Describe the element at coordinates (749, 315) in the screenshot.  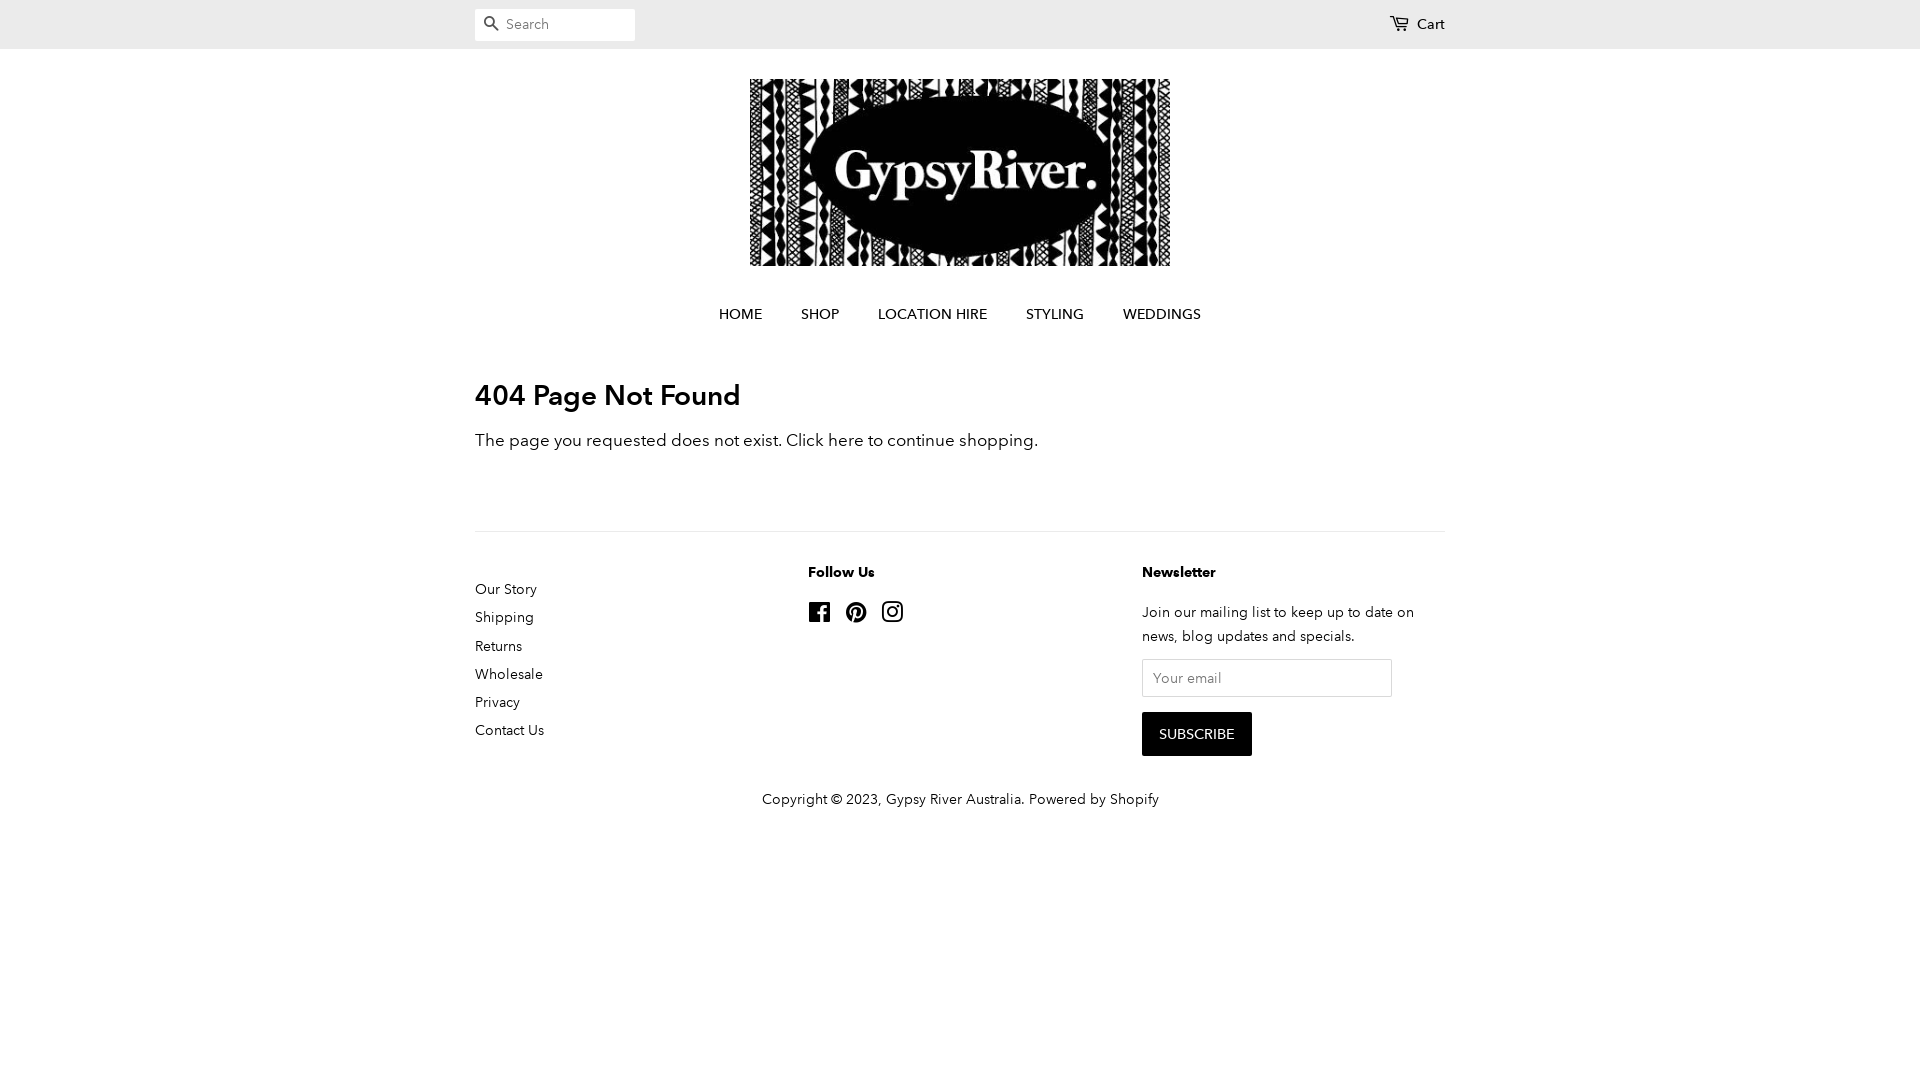
I see `'HOME'` at that location.